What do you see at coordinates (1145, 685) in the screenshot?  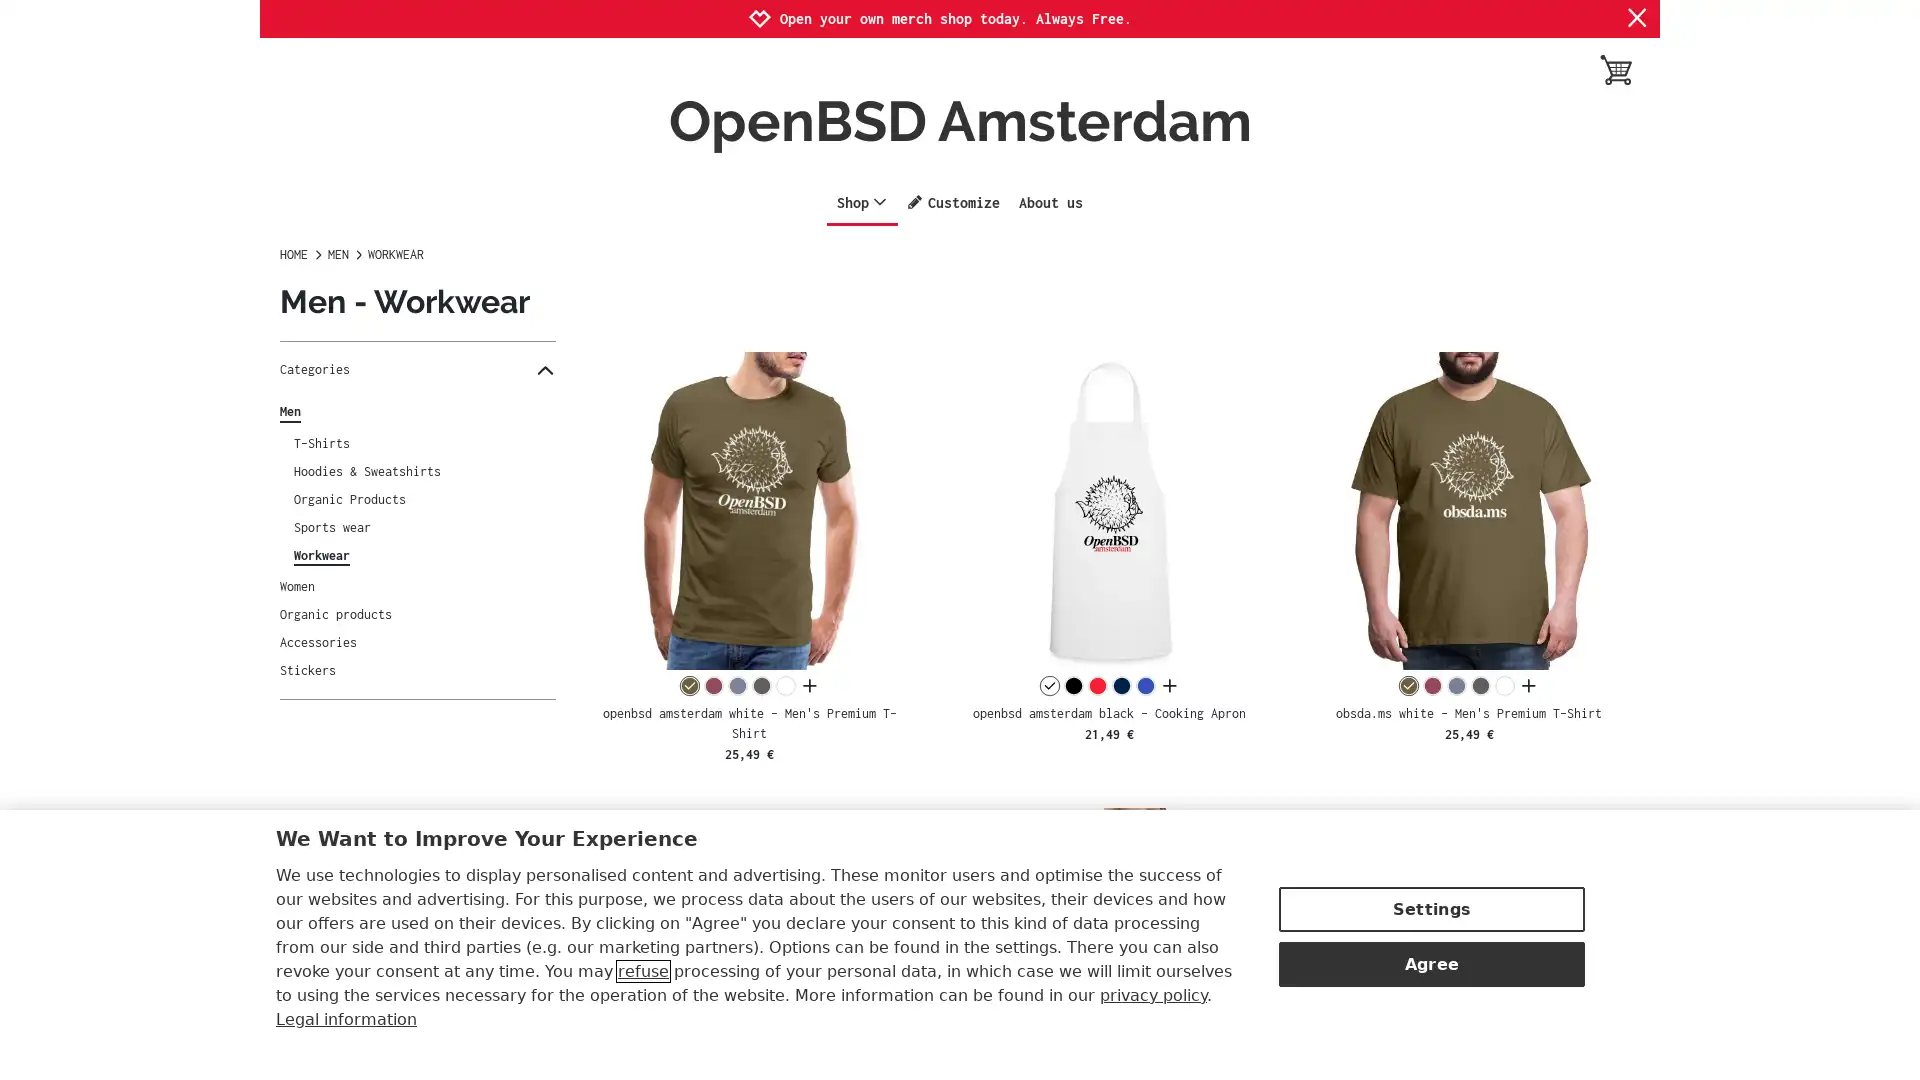 I see `royal blue` at bounding box center [1145, 685].